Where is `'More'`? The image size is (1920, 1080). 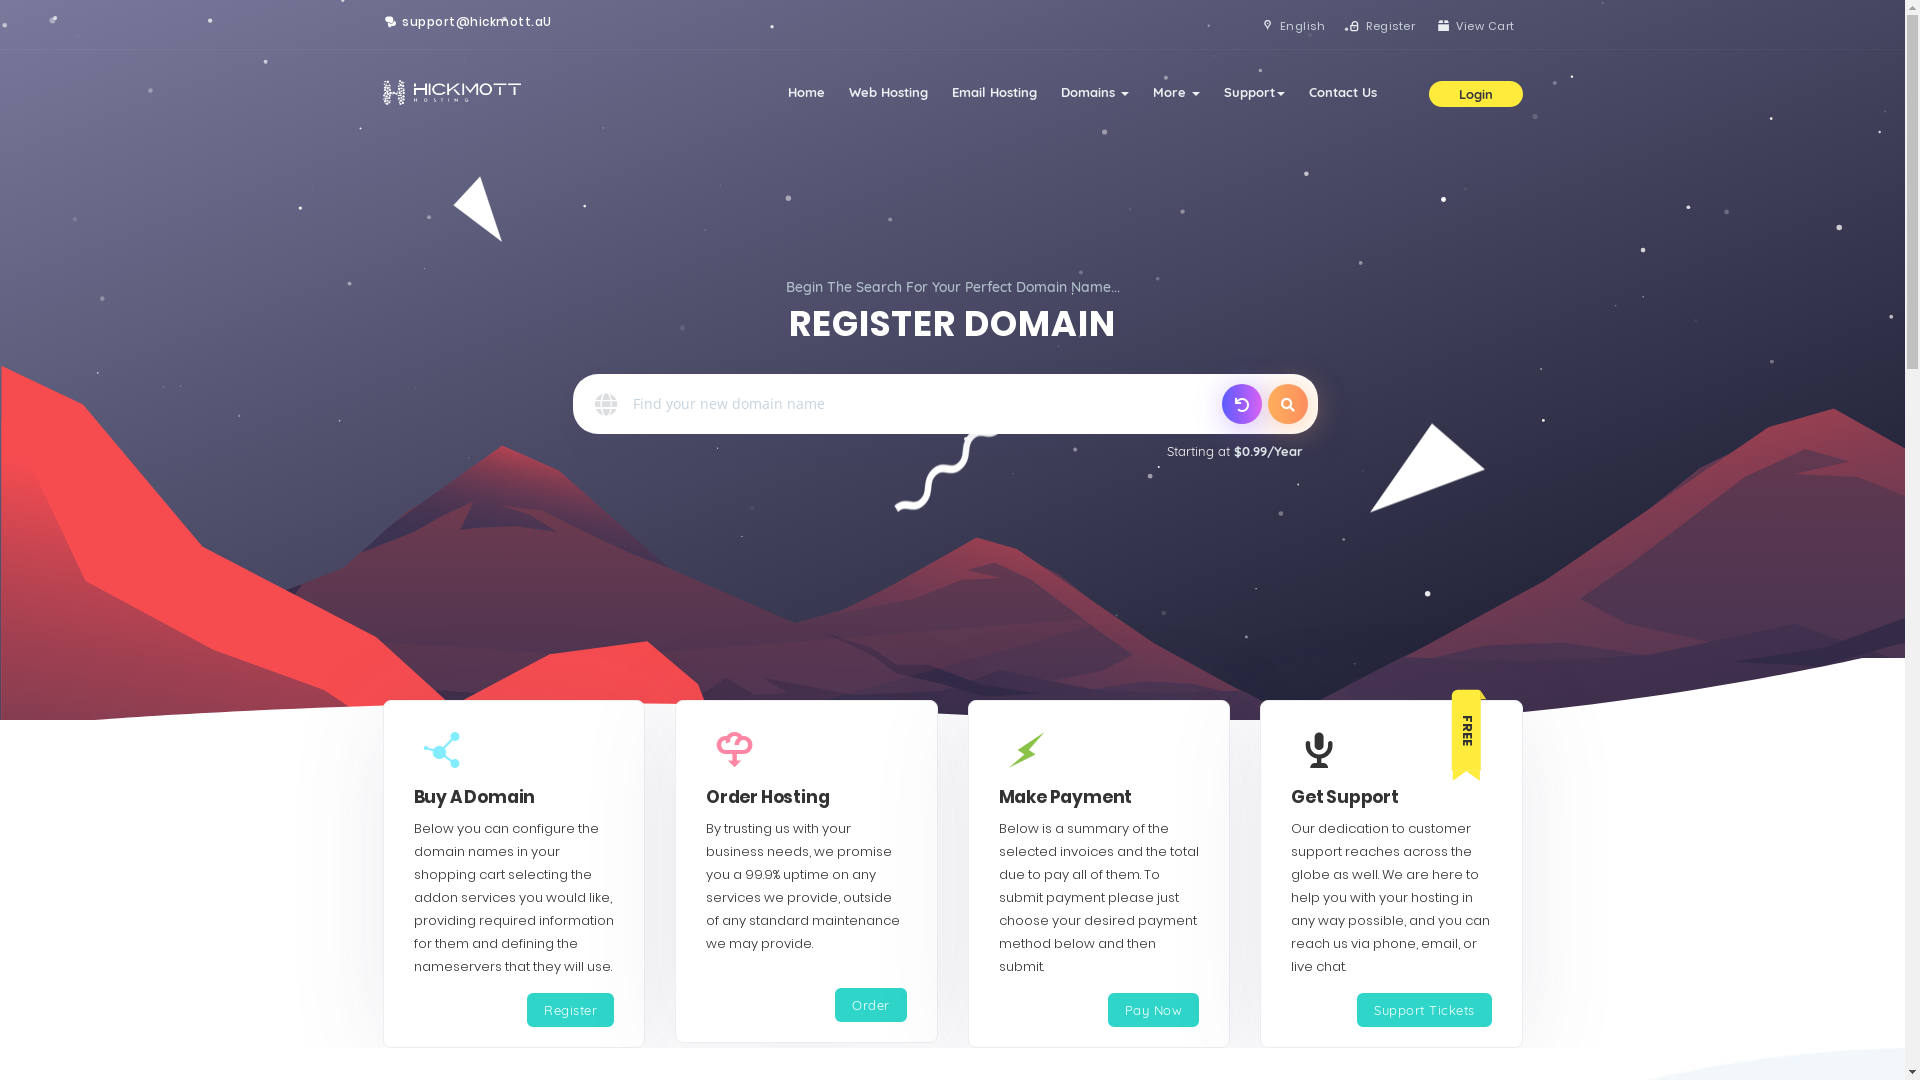
'More' is located at coordinates (1175, 92).